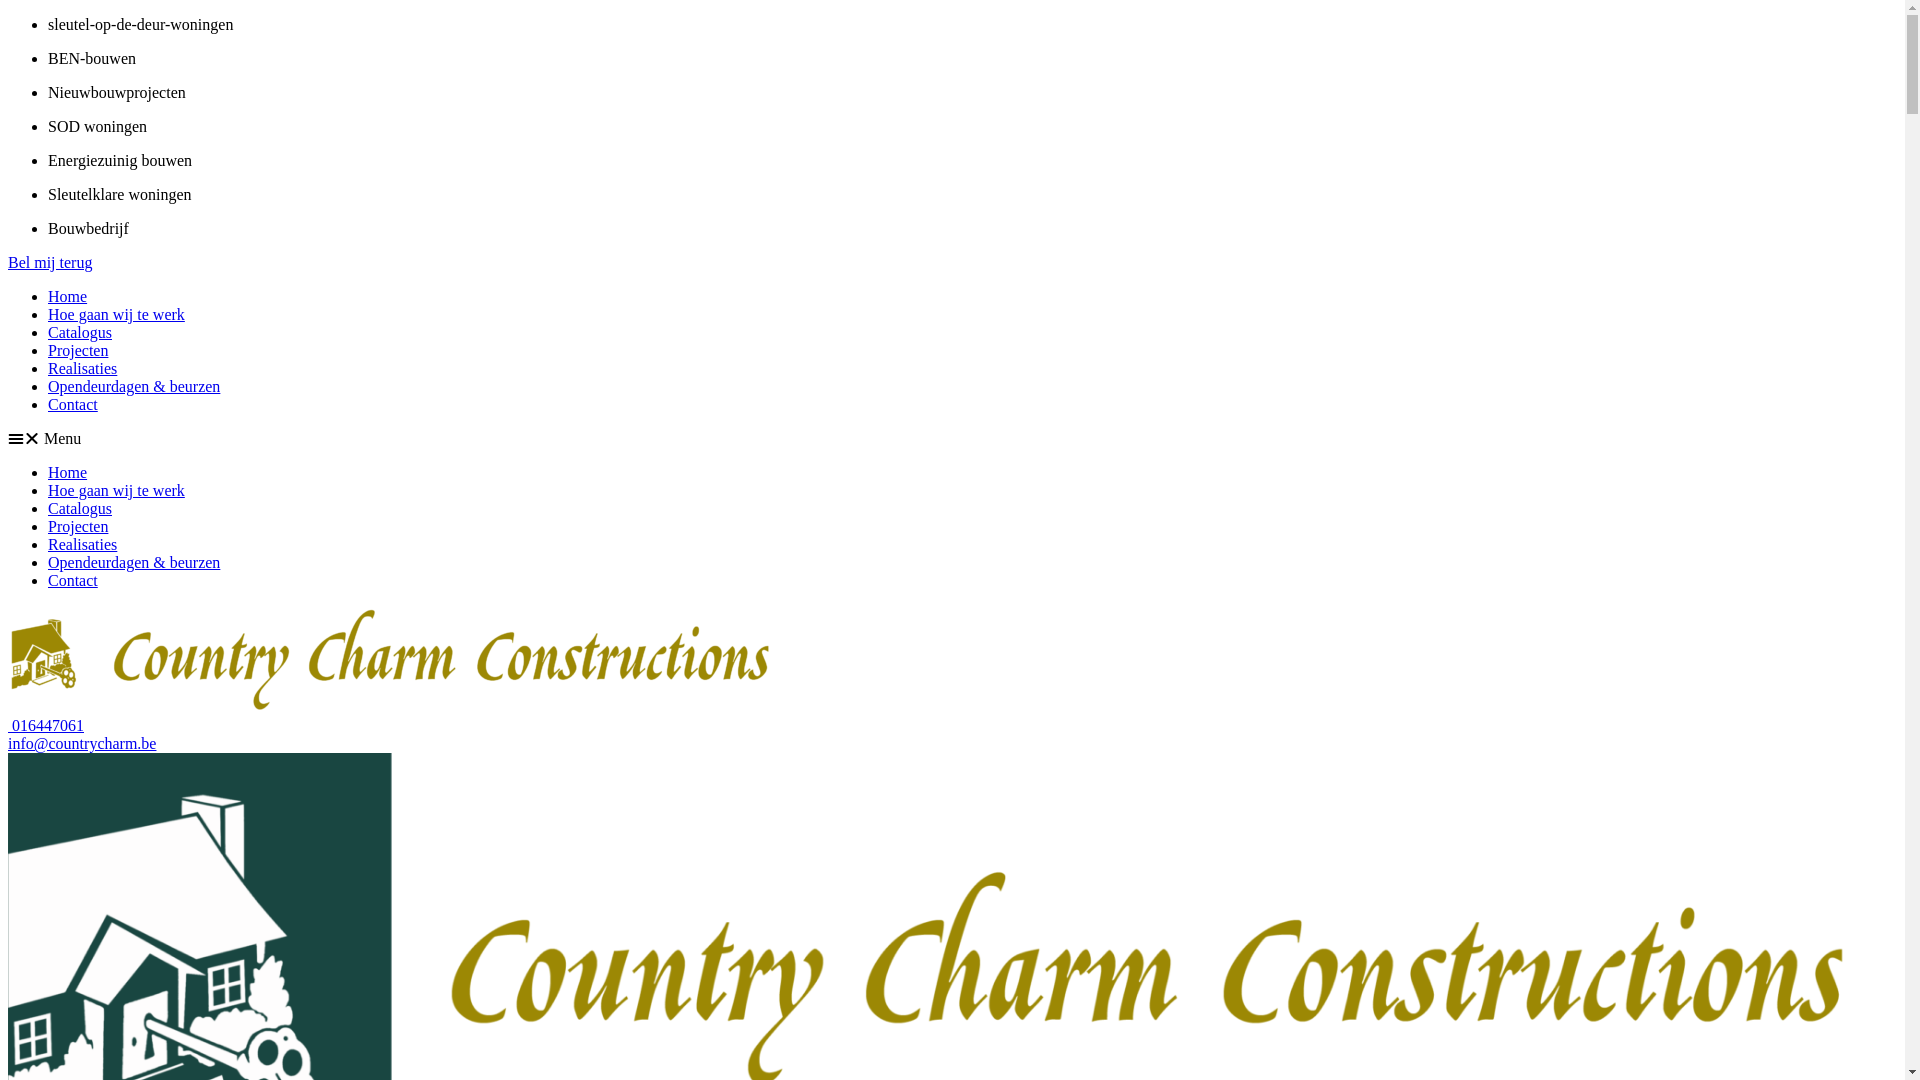 The image size is (1920, 1080). I want to click on 'Contact', so click(72, 404).